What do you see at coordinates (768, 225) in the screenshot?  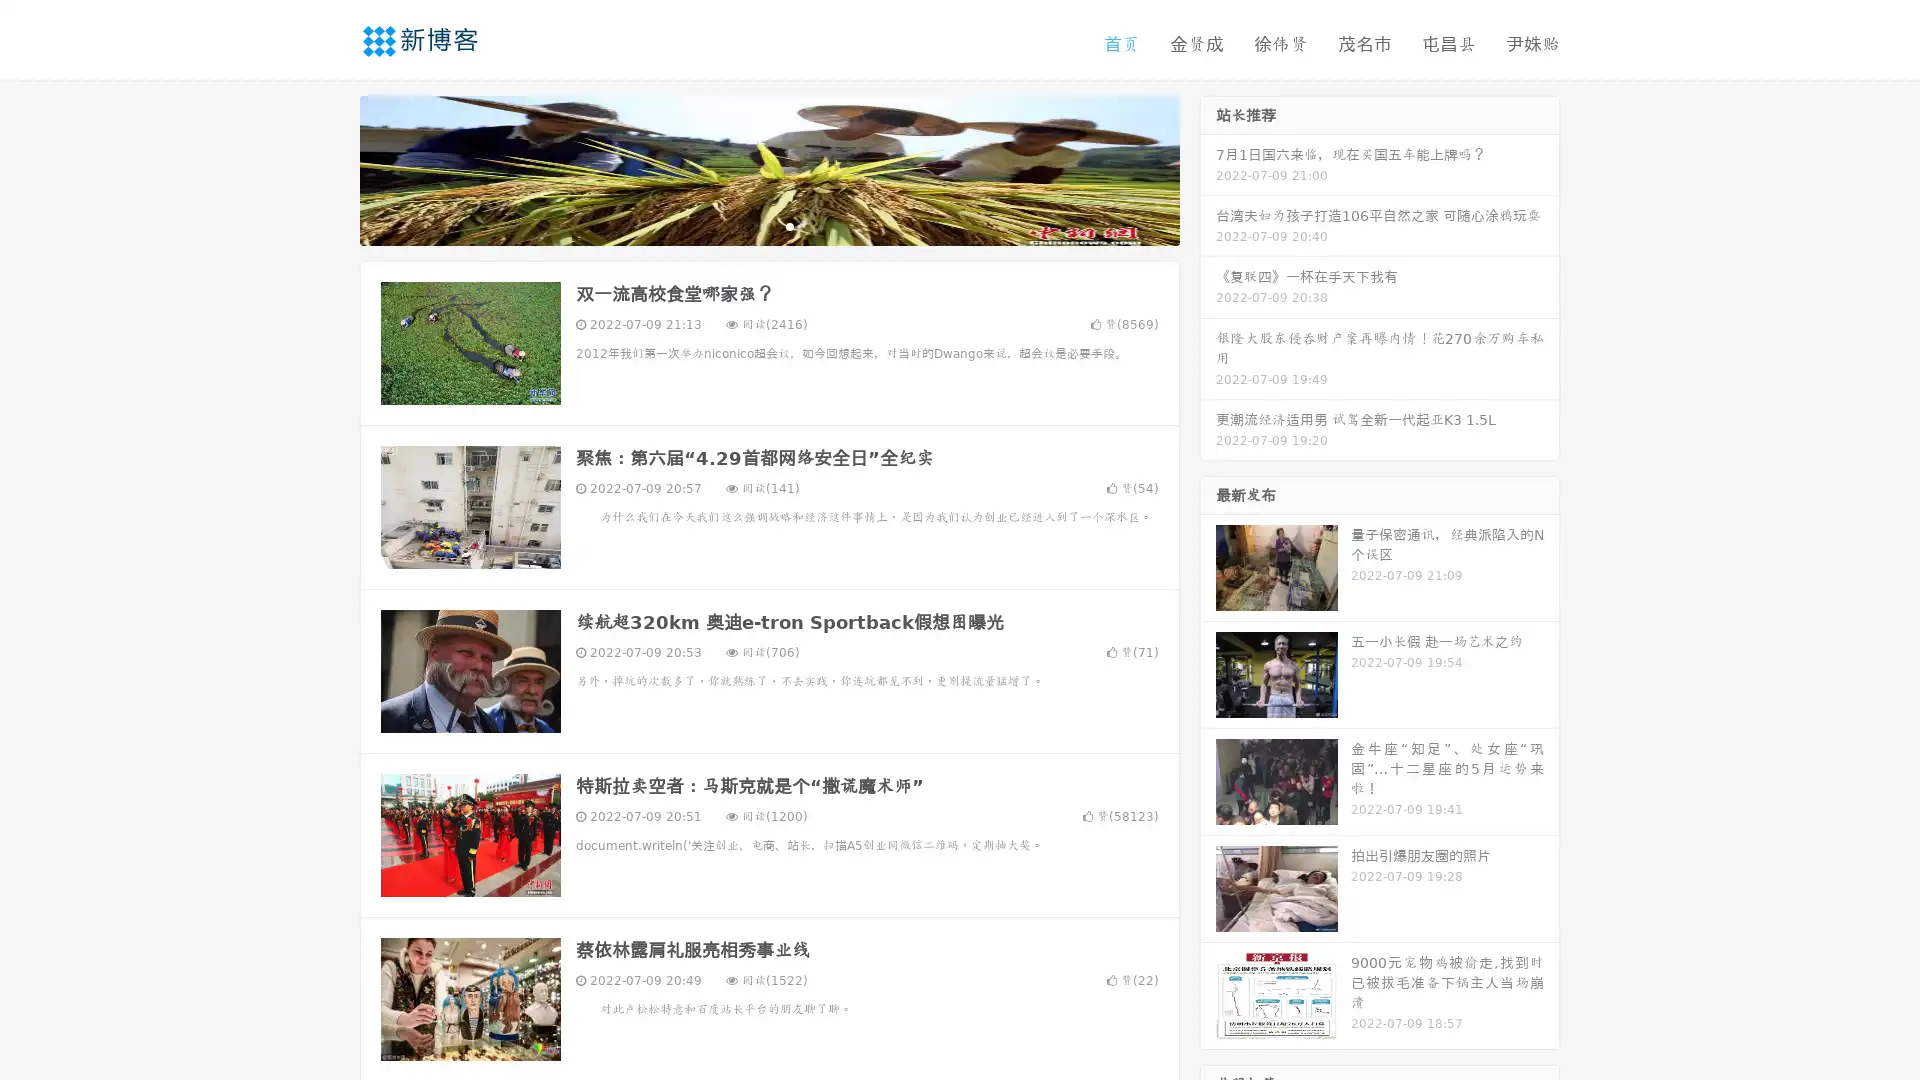 I see `Go to slide 2` at bounding box center [768, 225].